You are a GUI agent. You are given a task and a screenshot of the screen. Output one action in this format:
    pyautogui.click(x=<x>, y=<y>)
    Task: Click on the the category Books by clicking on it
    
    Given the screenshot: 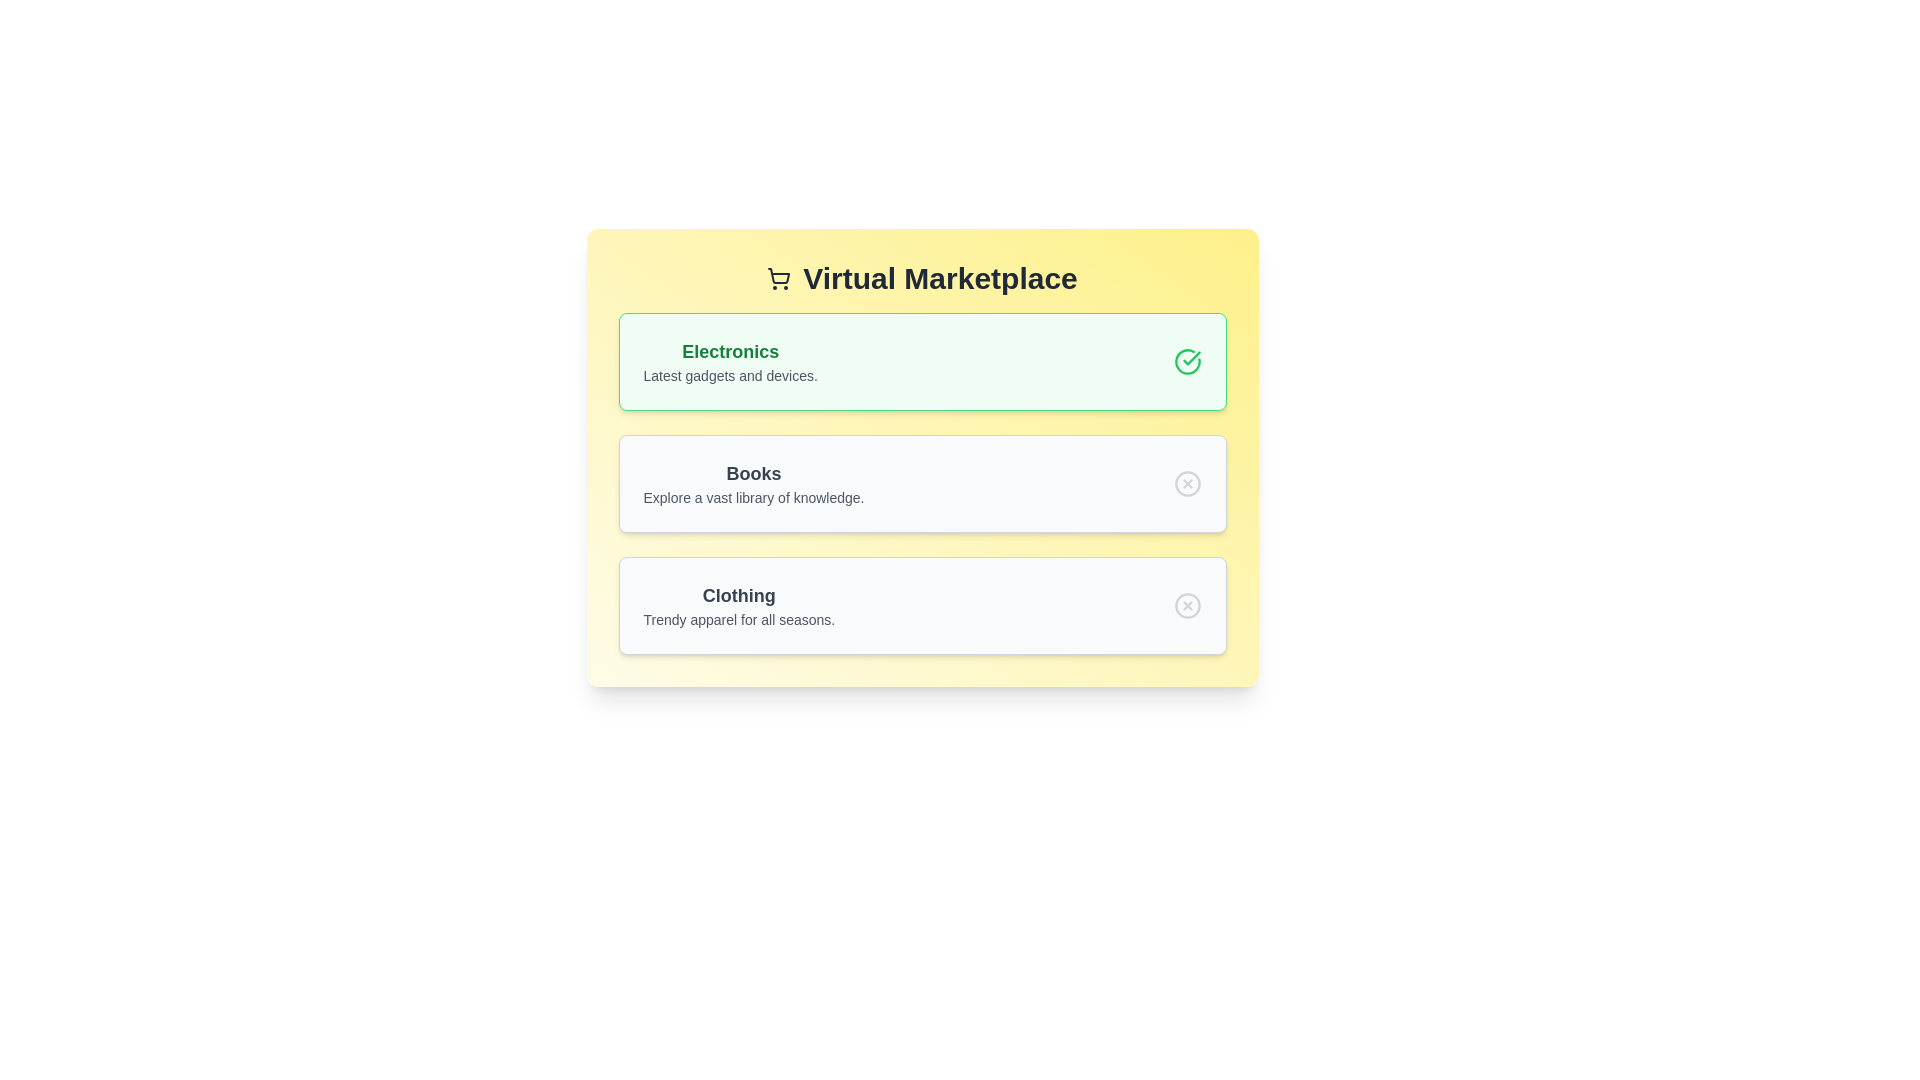 What is the action you would take?
    pyautogui.click(x=921, y=483)
    